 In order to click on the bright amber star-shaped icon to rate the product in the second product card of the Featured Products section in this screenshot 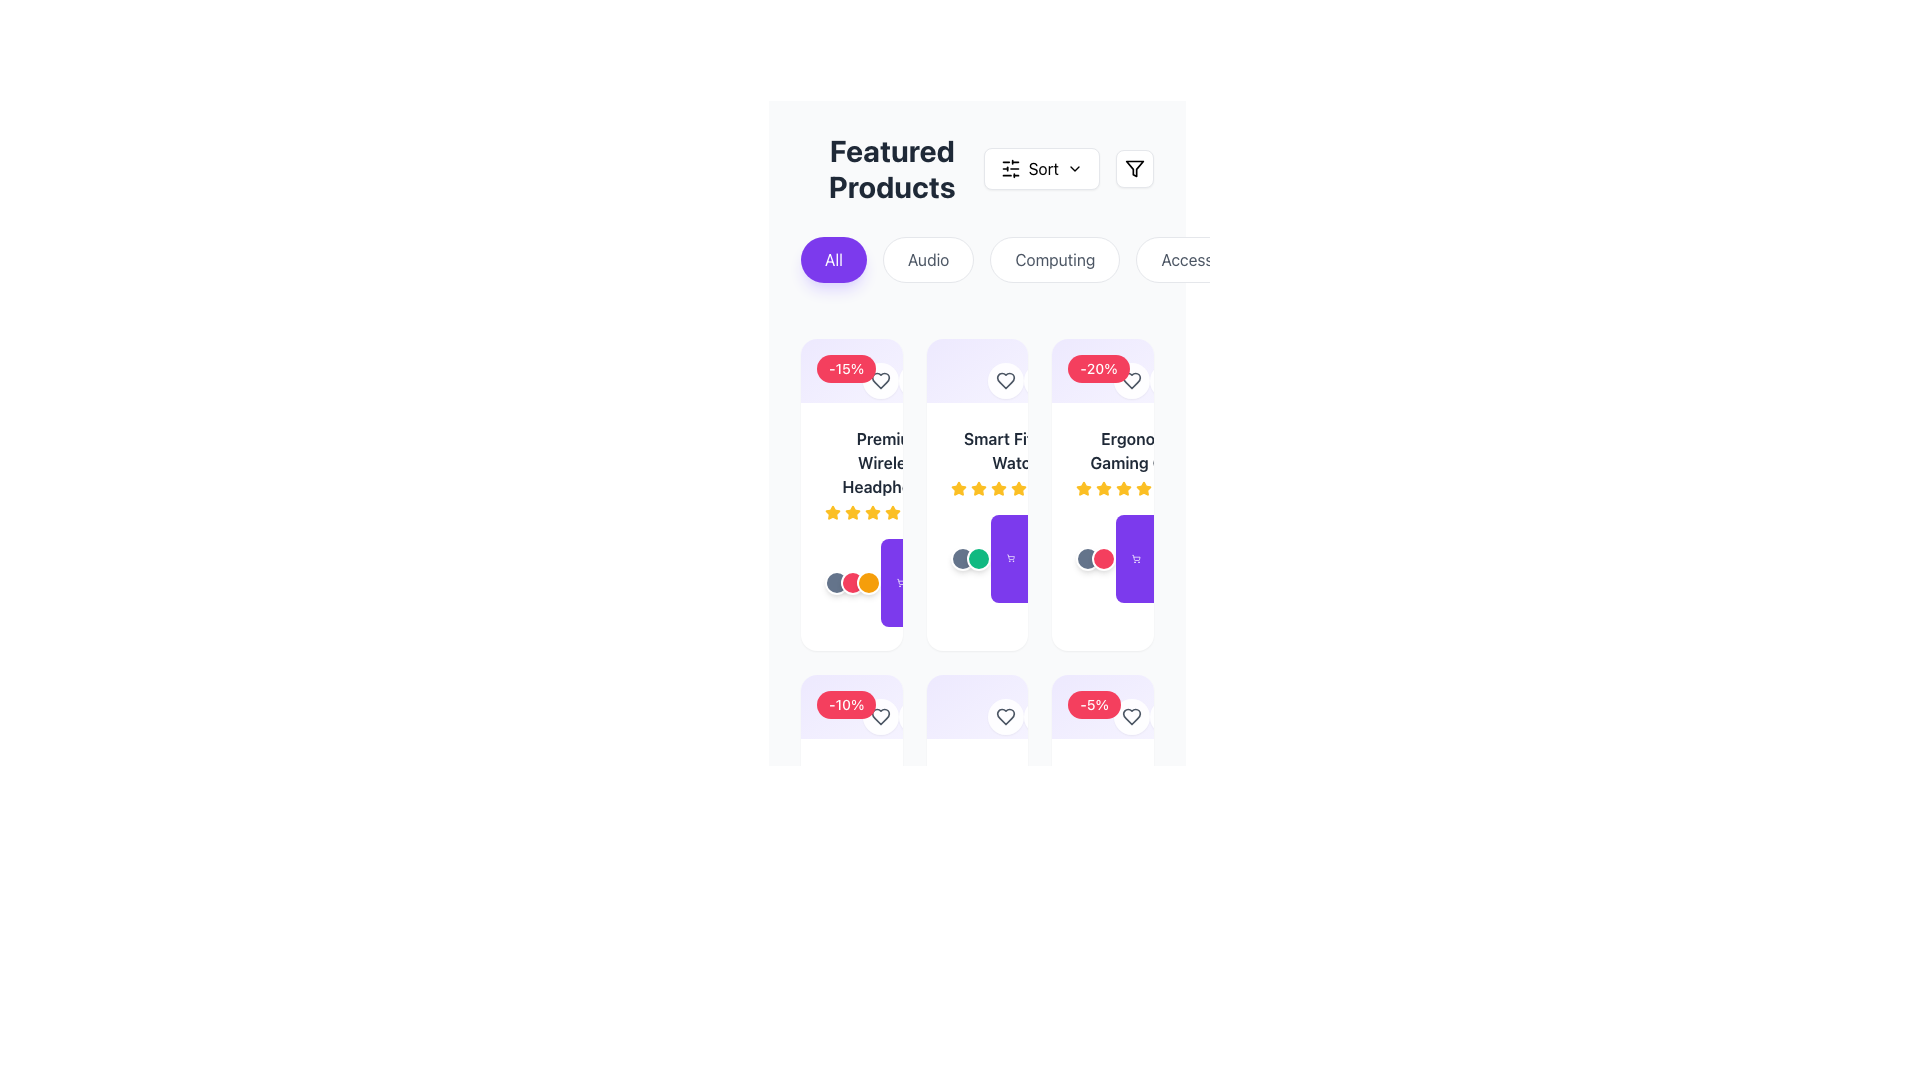, I will do `click(1144, 488)`.